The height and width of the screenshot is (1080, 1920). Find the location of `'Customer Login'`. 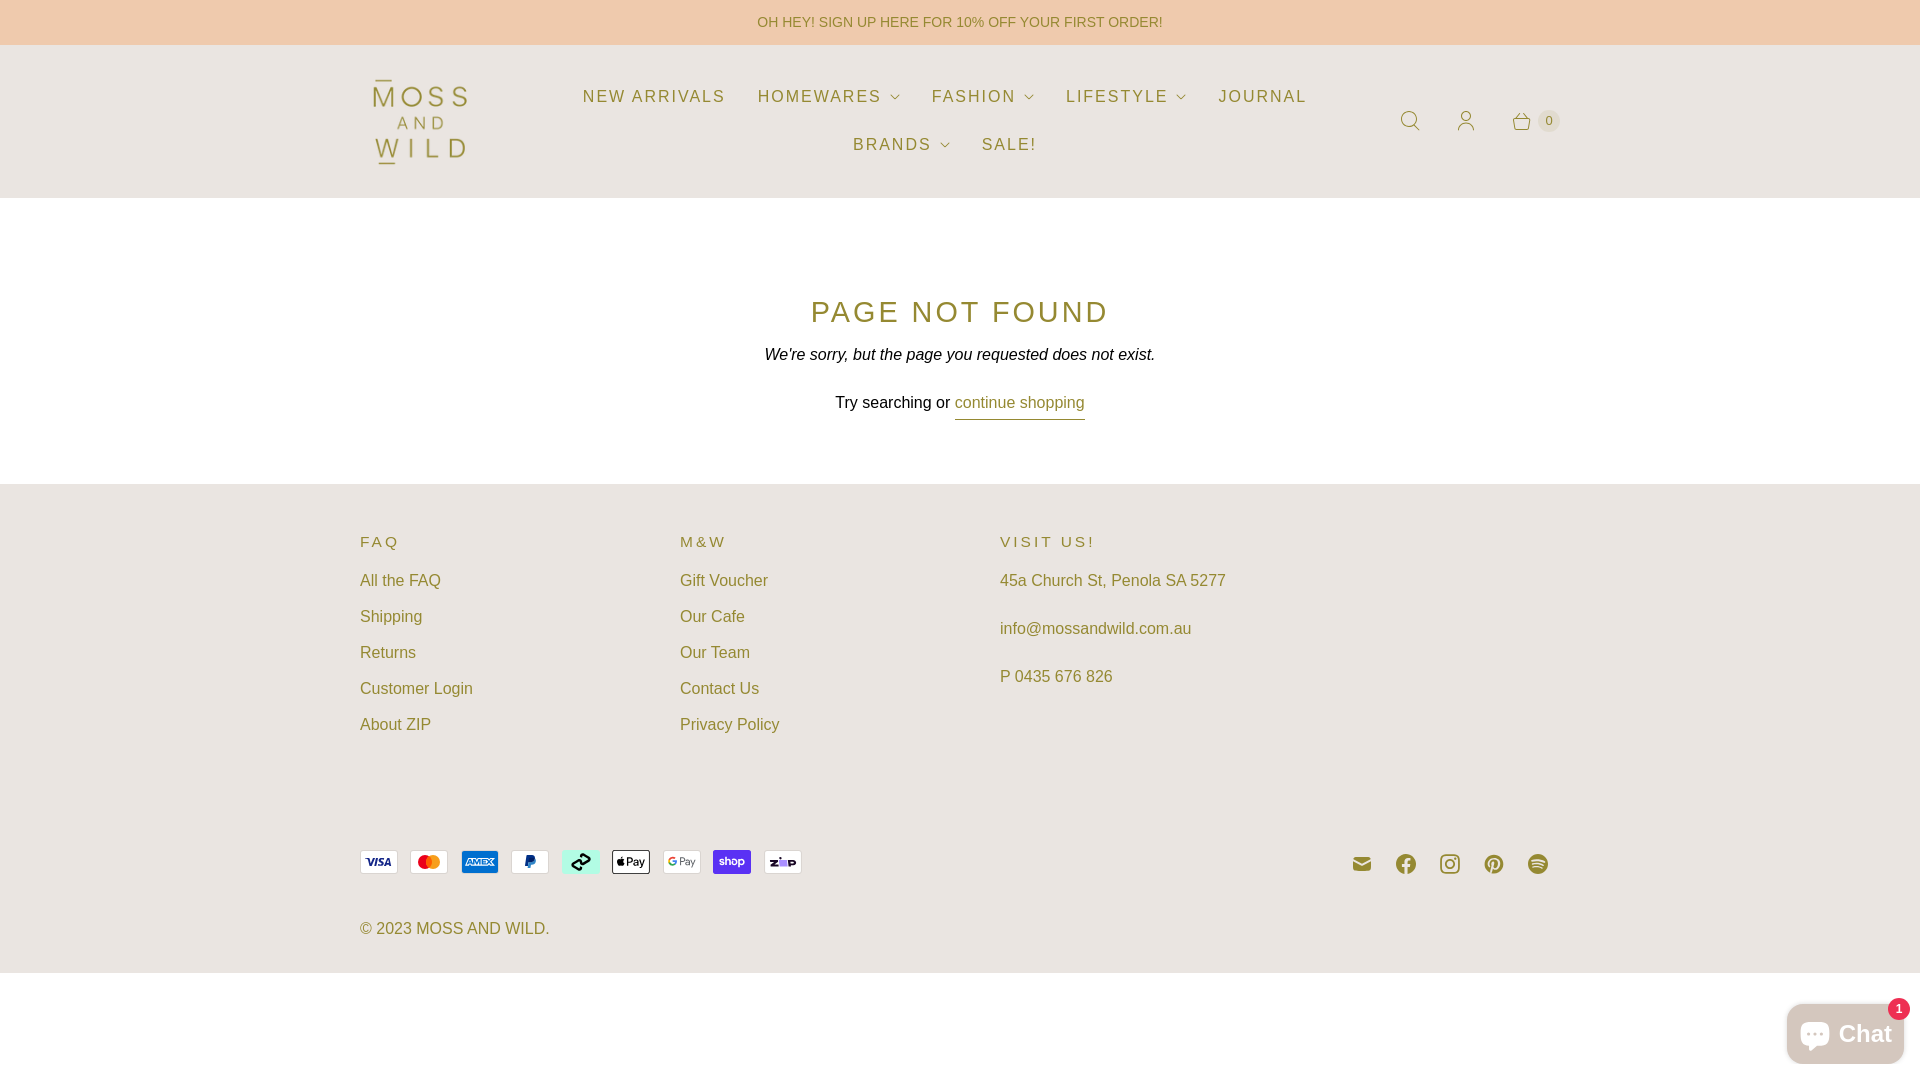

'Customer Login' is located at coordinates (415, 687).